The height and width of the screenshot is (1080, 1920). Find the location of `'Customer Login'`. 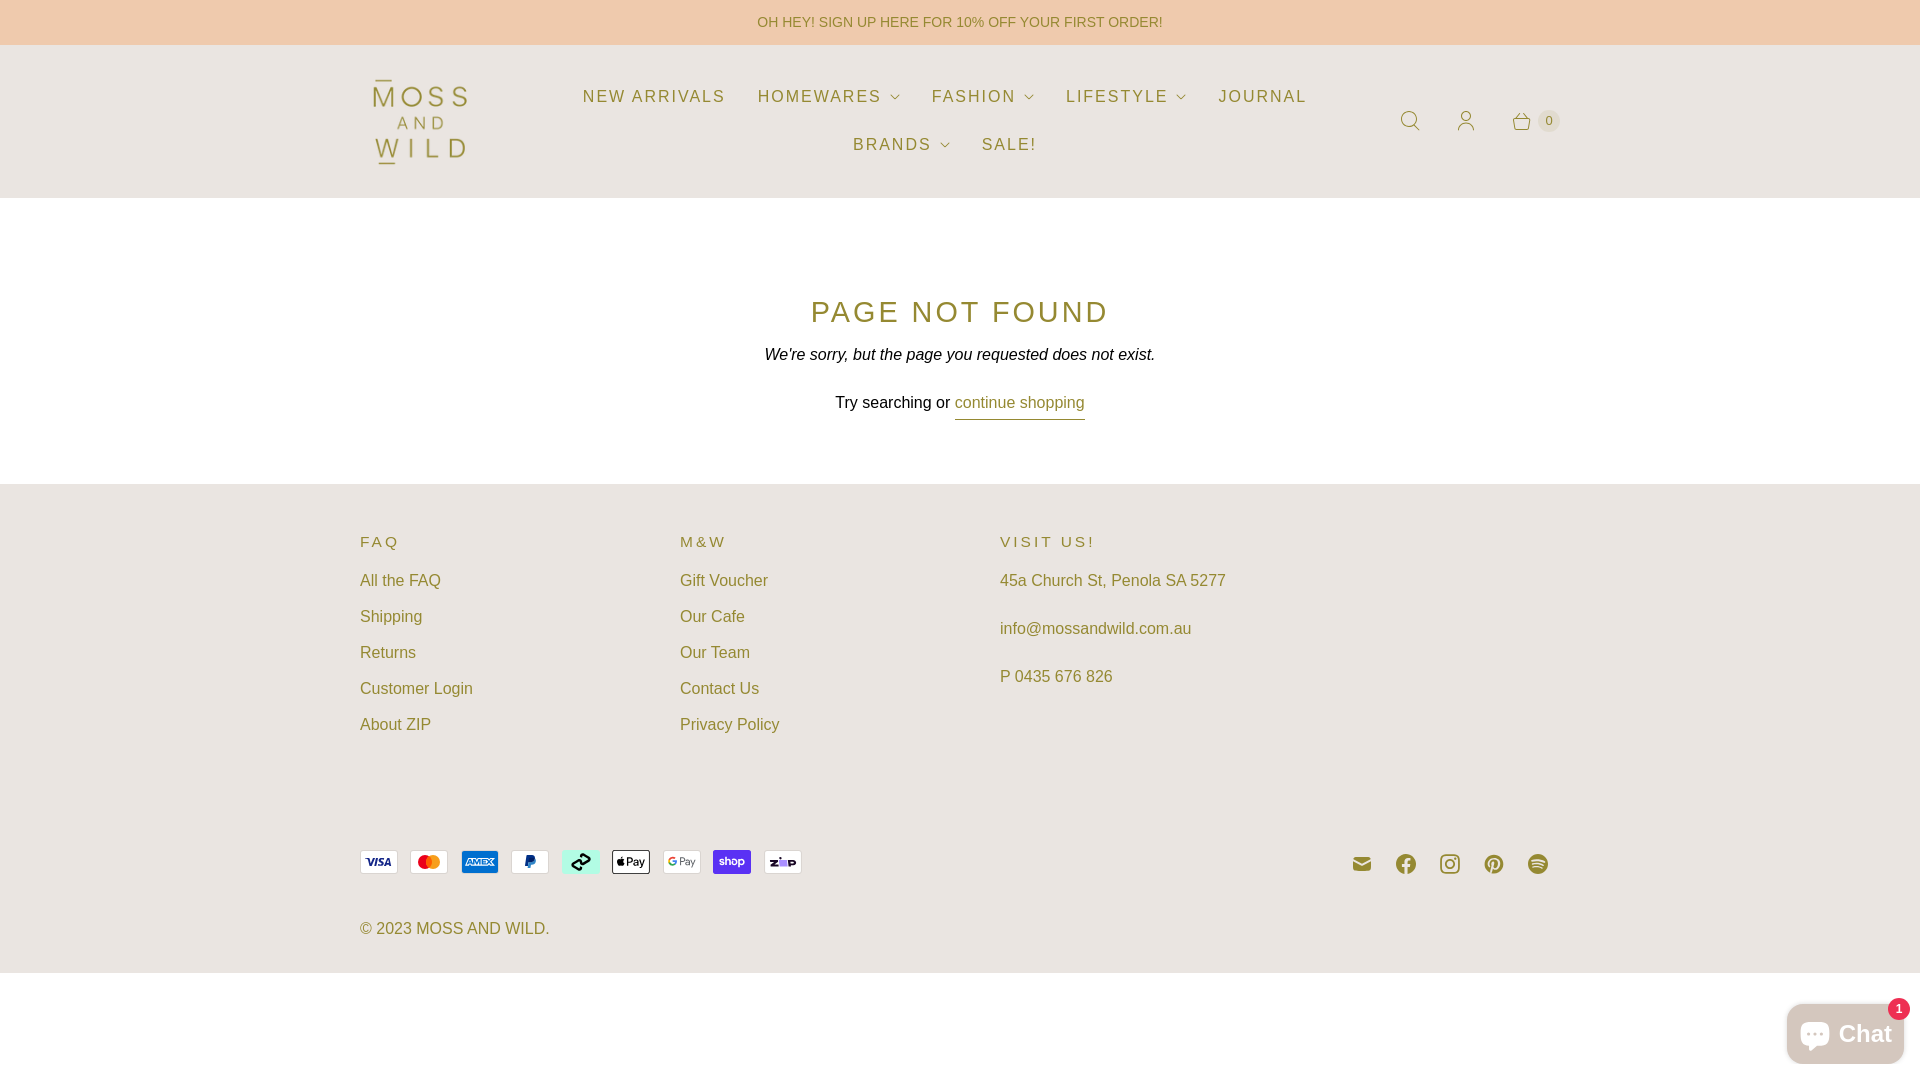

'Customer Login' is located at coordinates (415, 687).